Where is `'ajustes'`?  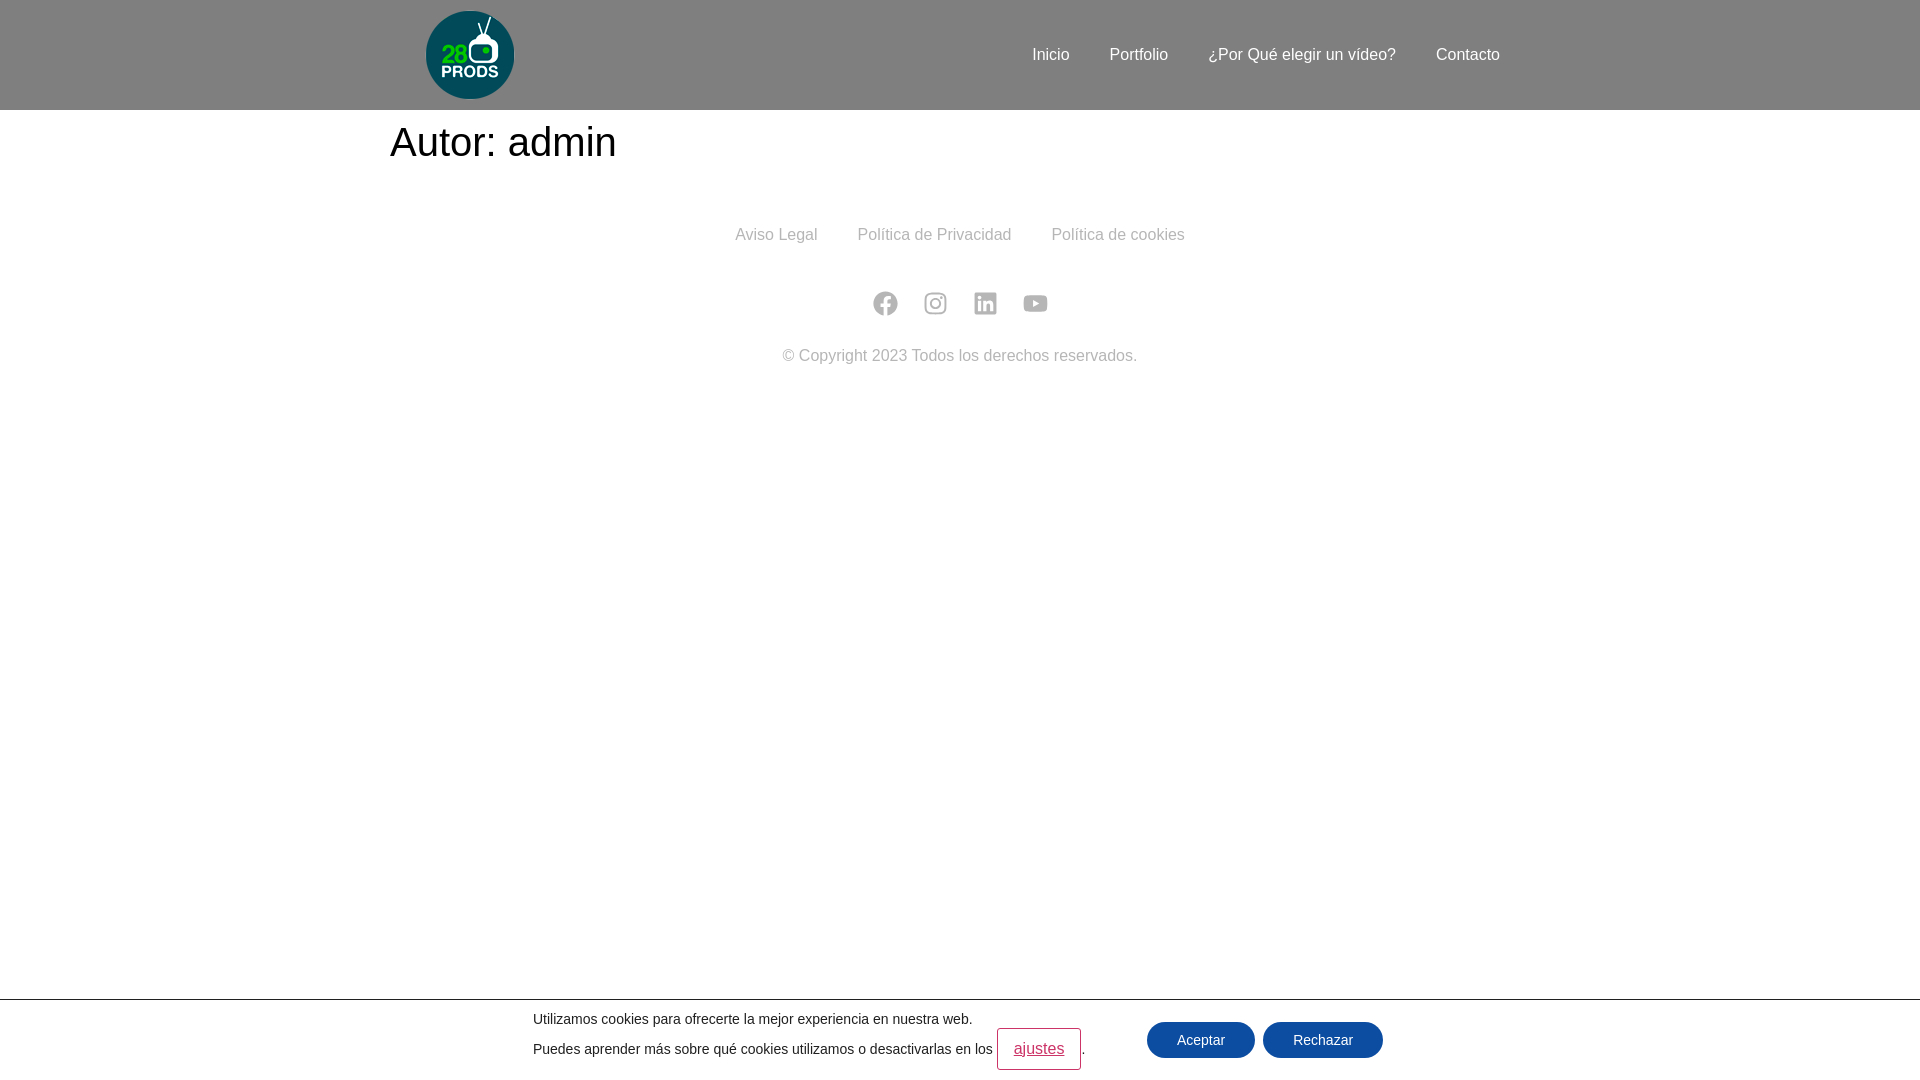
'ajustes' is located at coordinates (1039, 1048).